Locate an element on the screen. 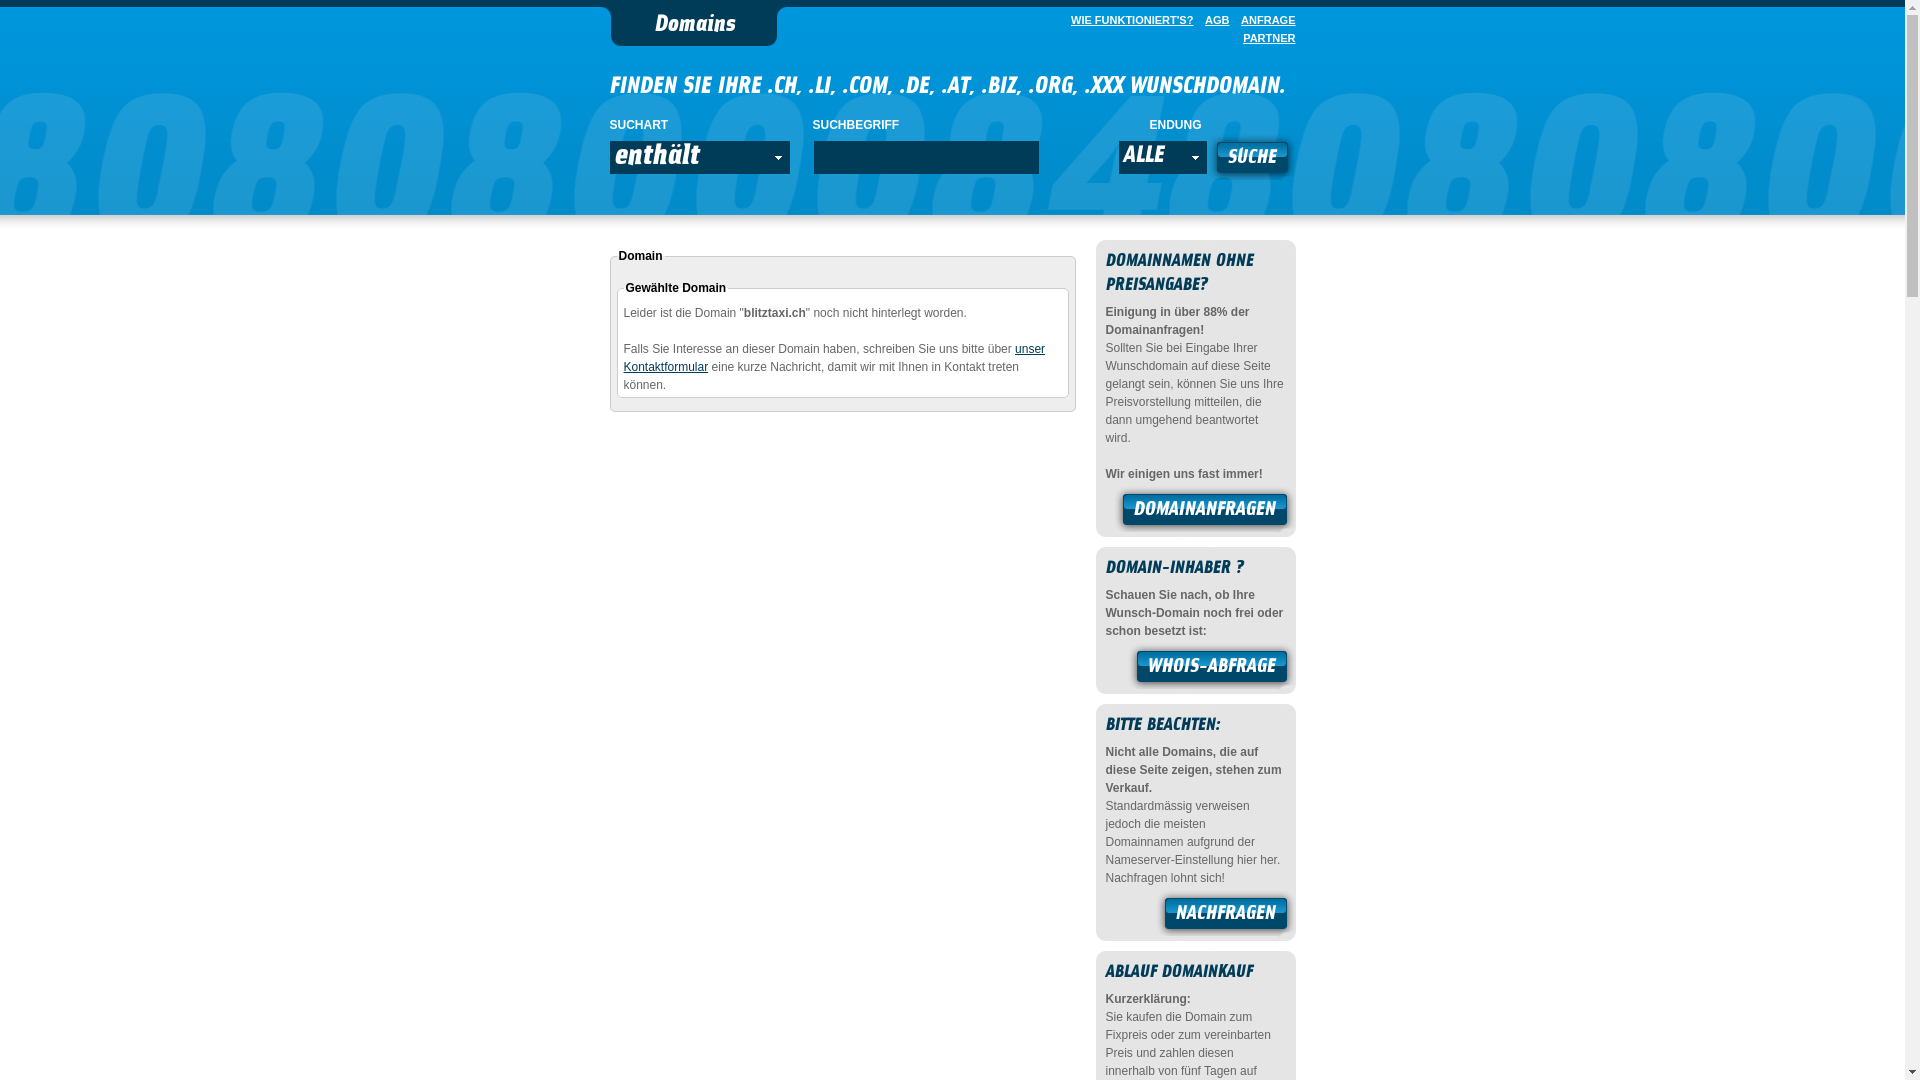 This screenshot has width=1920, height=1080. 'PARTNER' is located at coordinates (1264, 38).